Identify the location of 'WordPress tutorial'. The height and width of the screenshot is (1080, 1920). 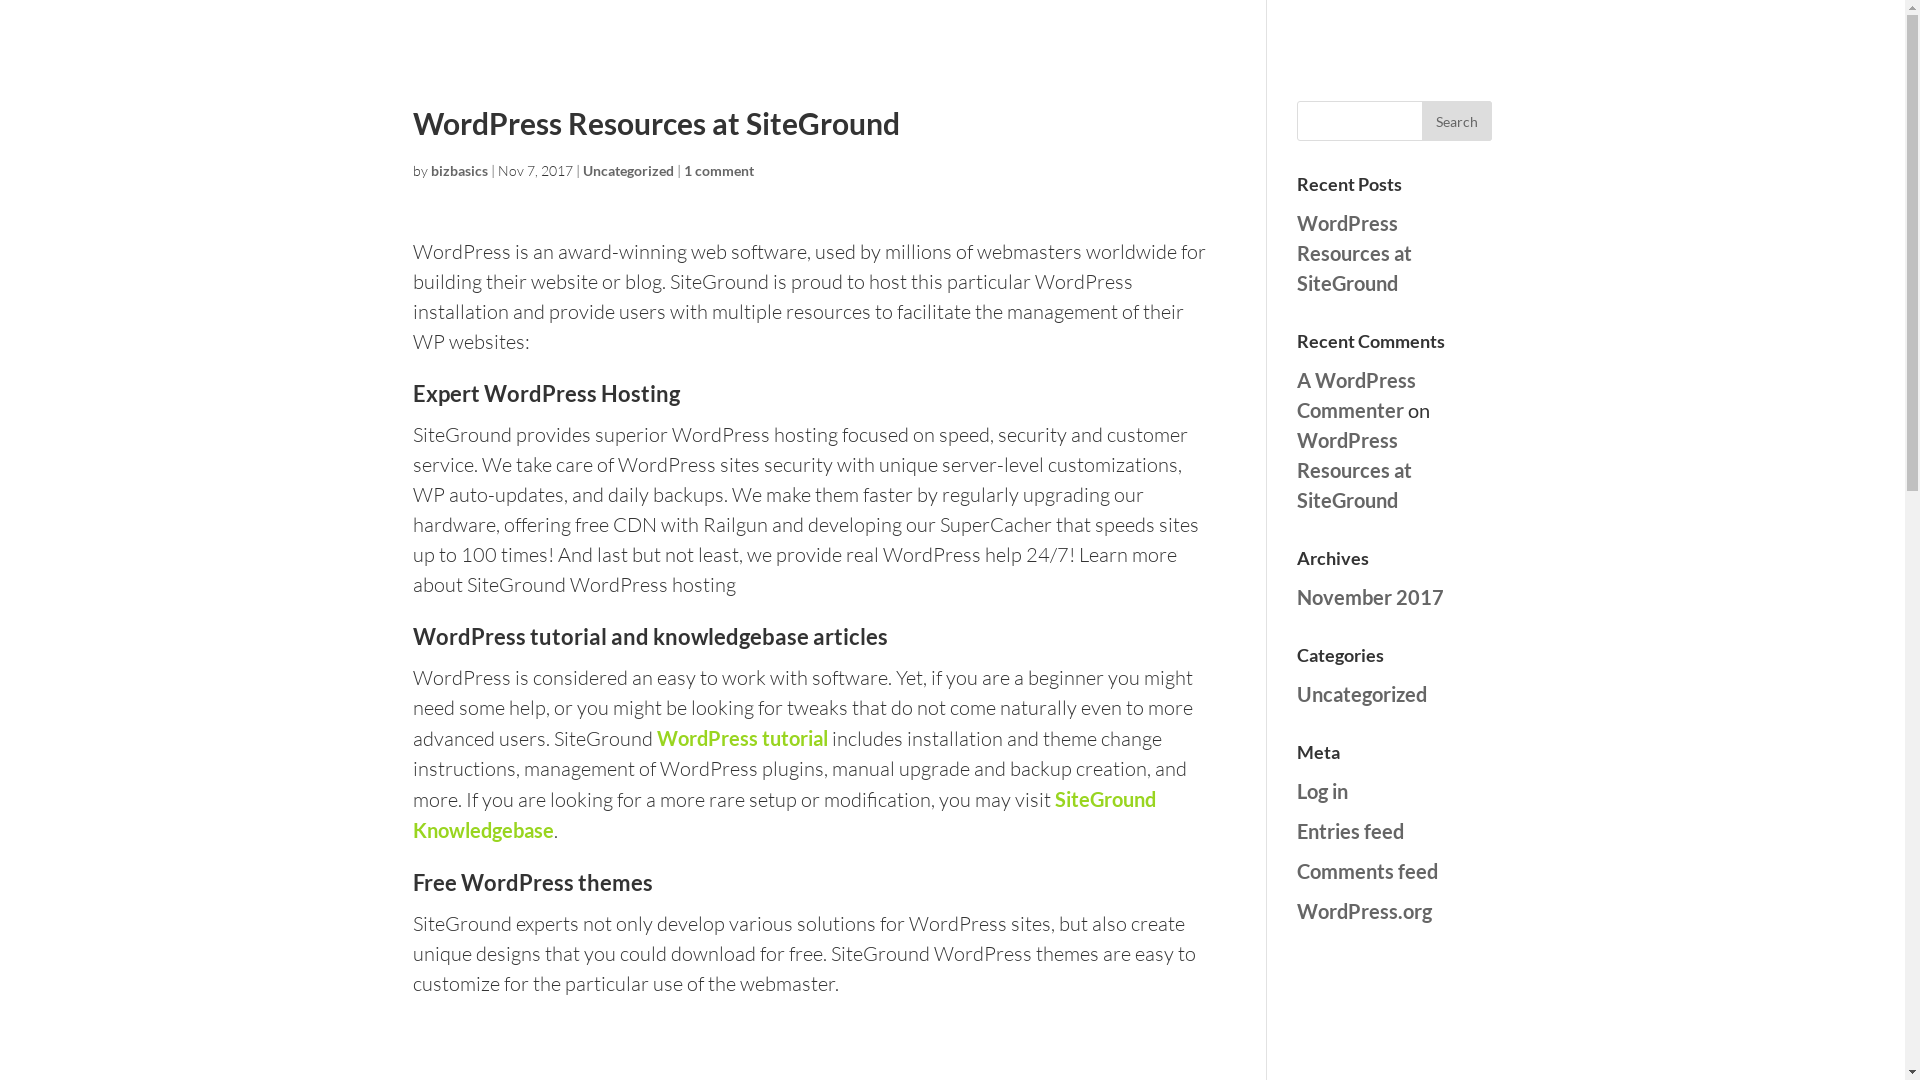
(740, 737).